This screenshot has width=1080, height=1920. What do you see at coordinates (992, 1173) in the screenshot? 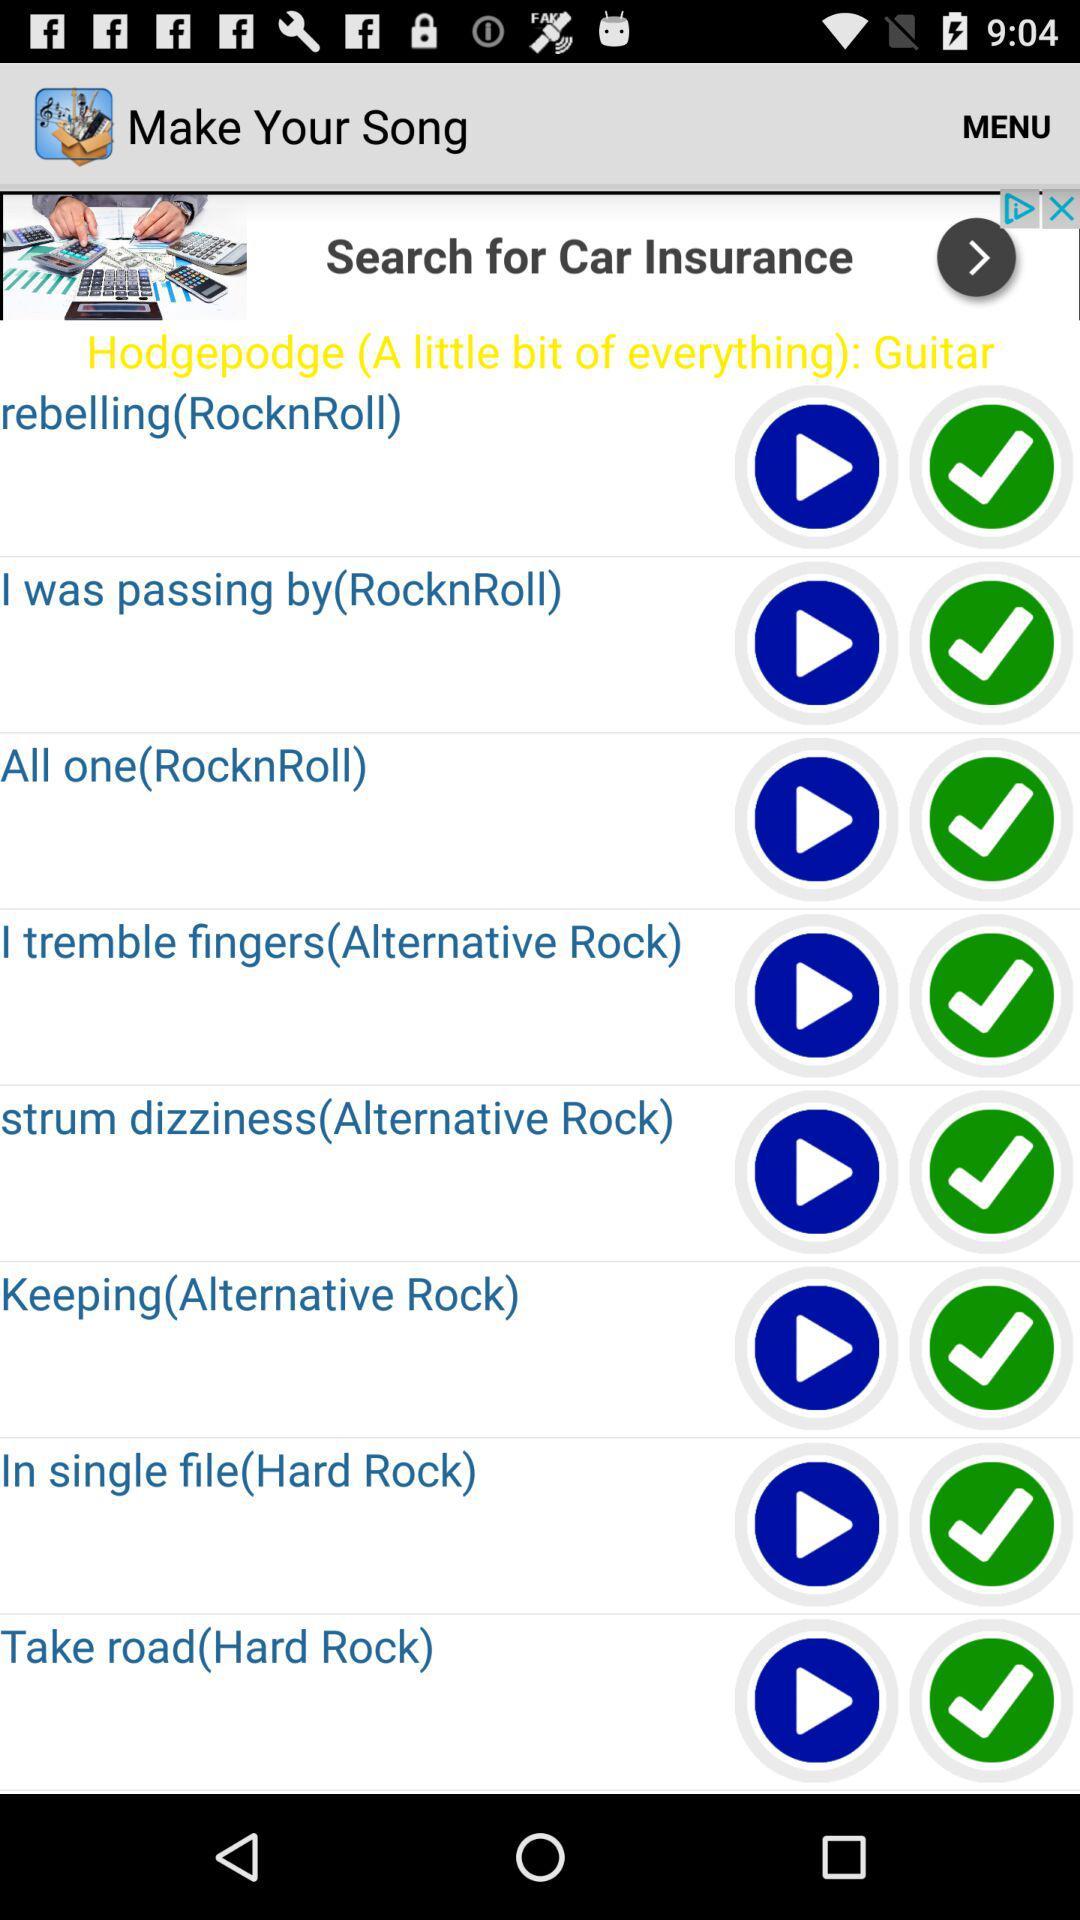
I see `include this selection` at bounding box center [992, 1173].